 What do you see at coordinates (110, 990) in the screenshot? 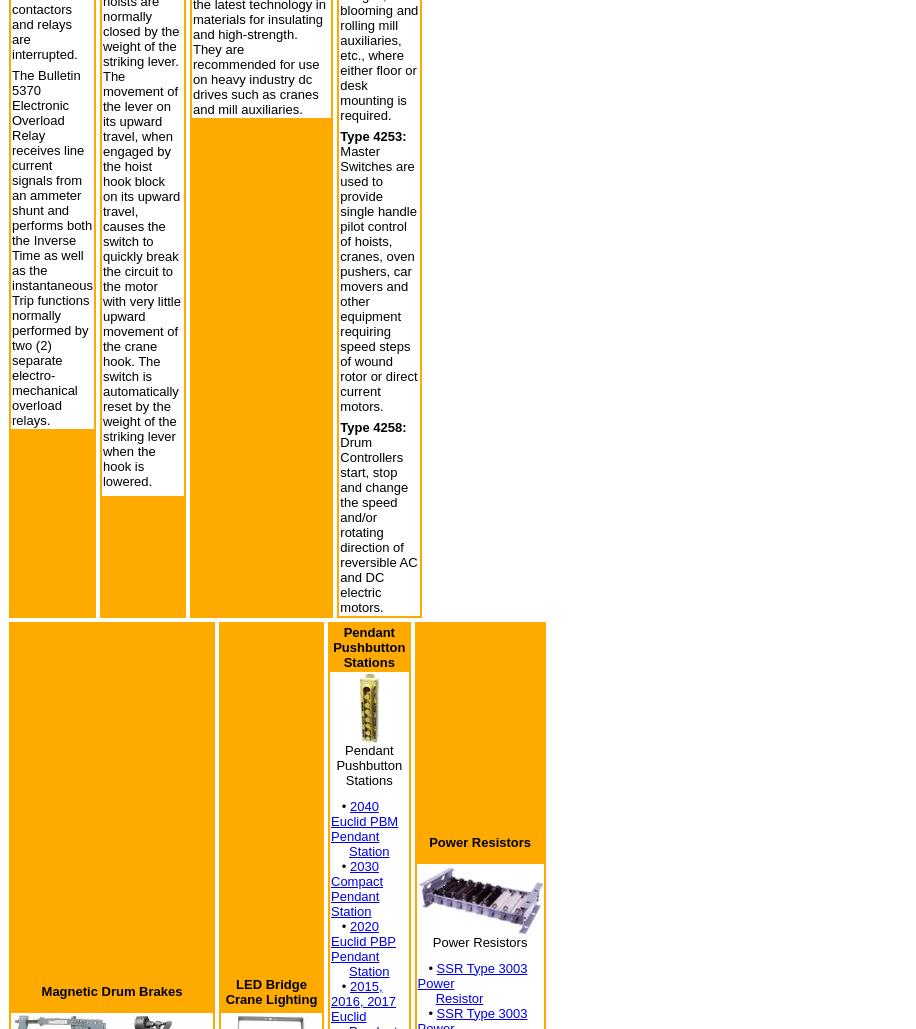
I see `'Magnetic Drum Brakes'` at bounding box center [110, 990].